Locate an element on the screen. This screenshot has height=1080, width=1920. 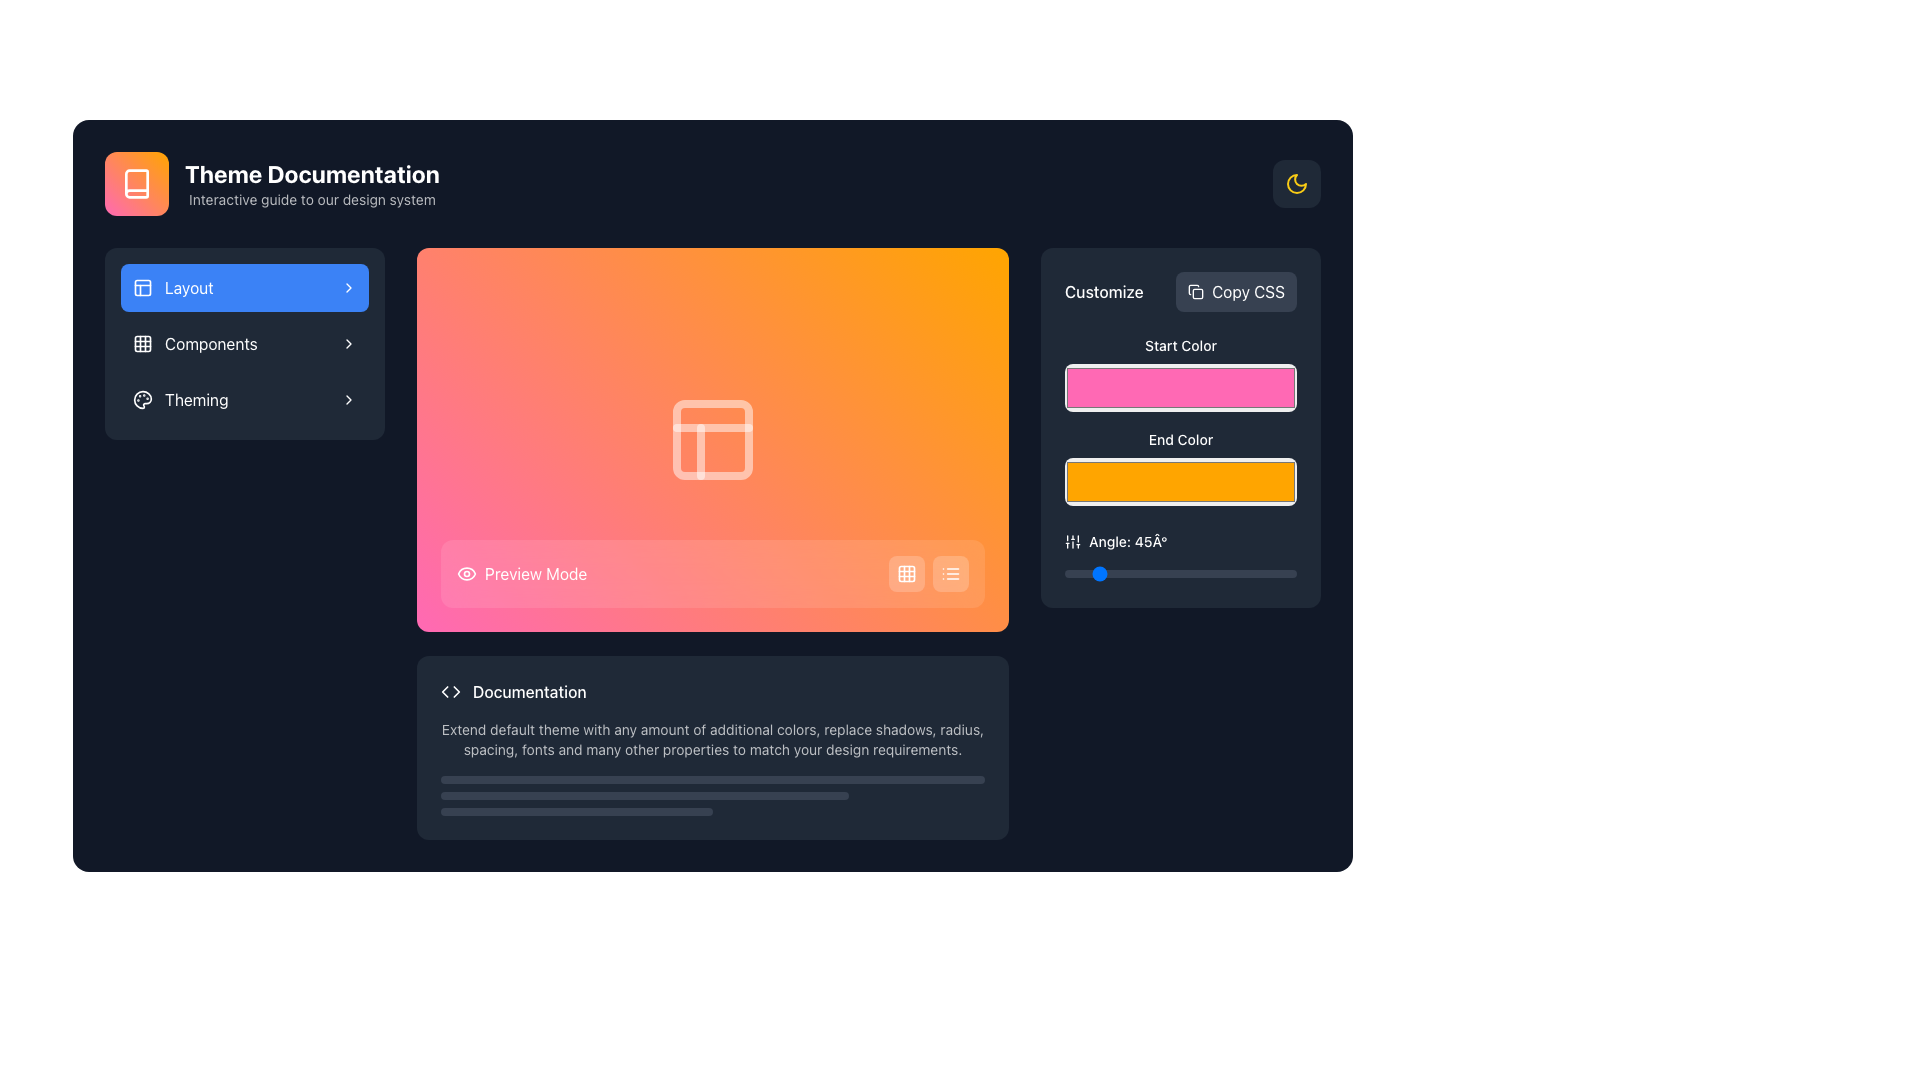
the text label that describes the color picker component located in the 'Customize' section on the right side of the interface is located at coordinates (1180, 438).